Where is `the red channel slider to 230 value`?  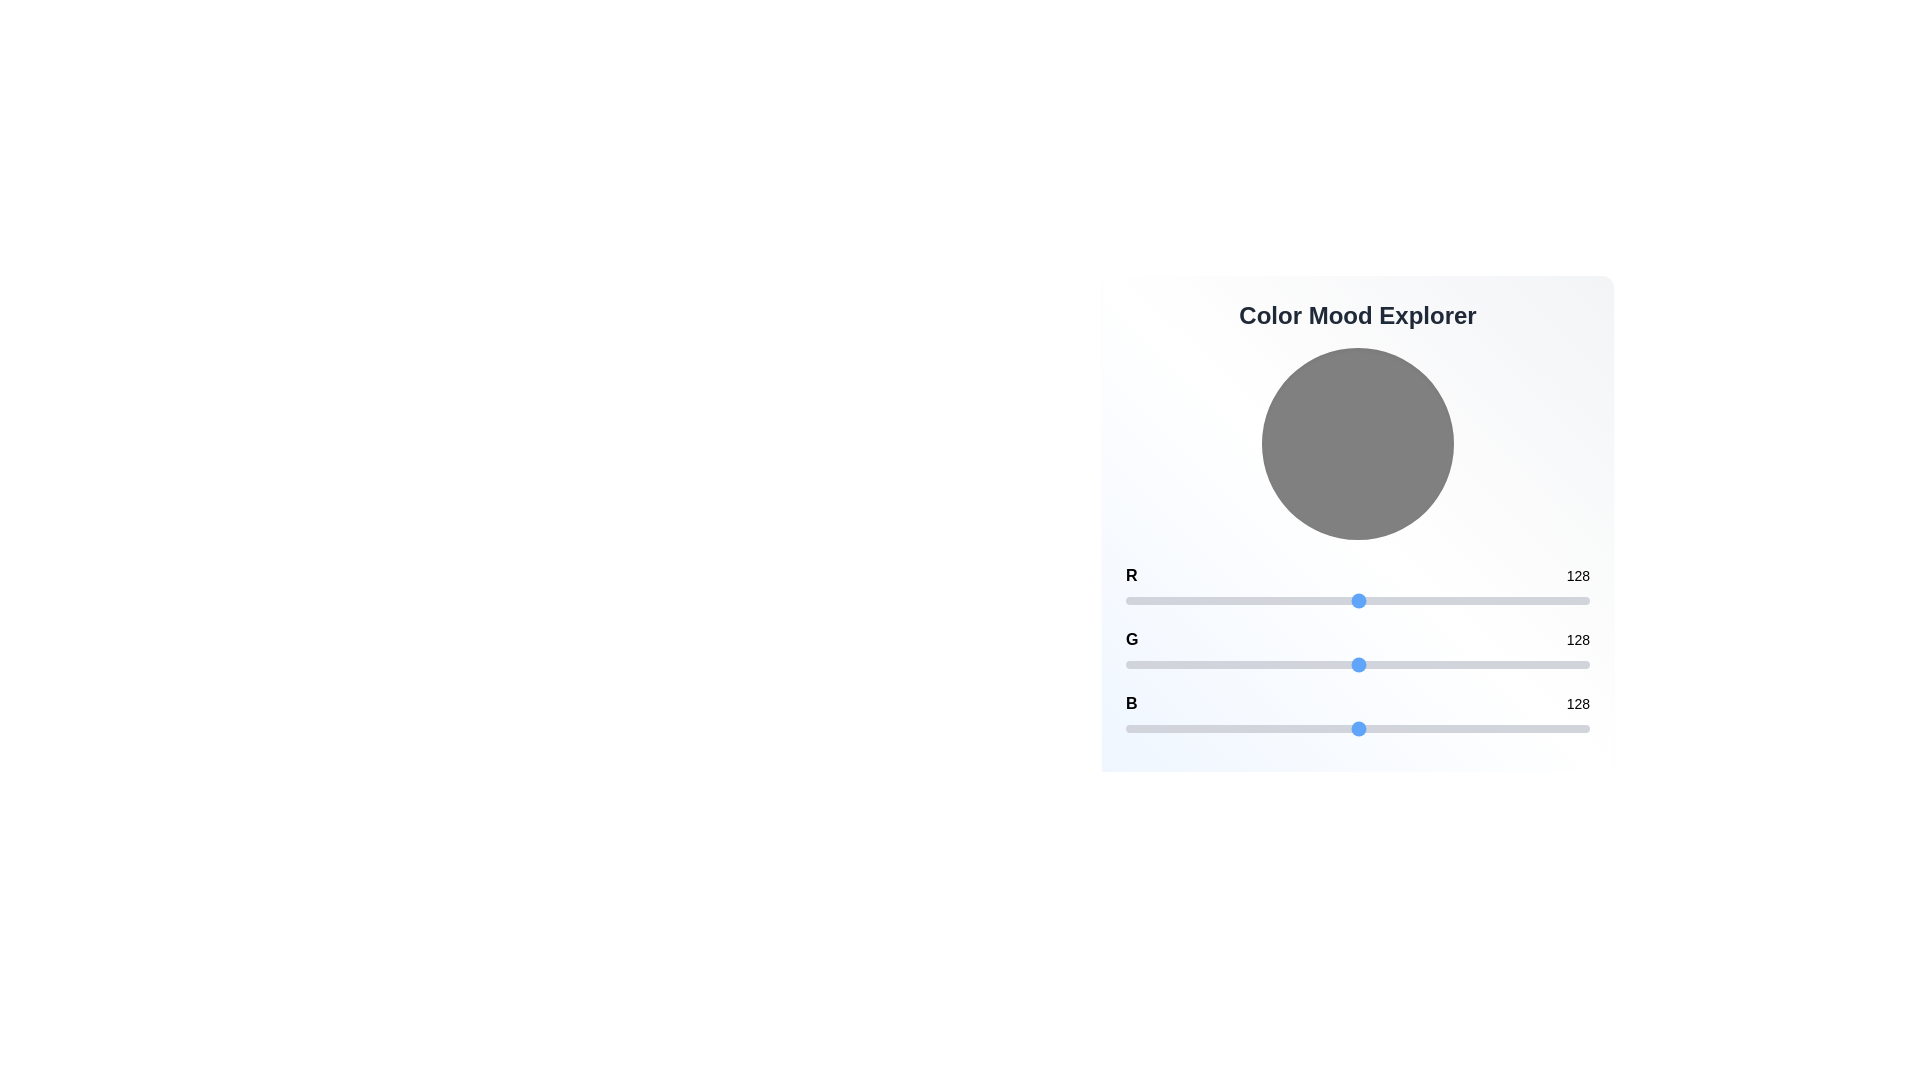
the red channel slider to 230 value is located at coordinates (1543, 600).